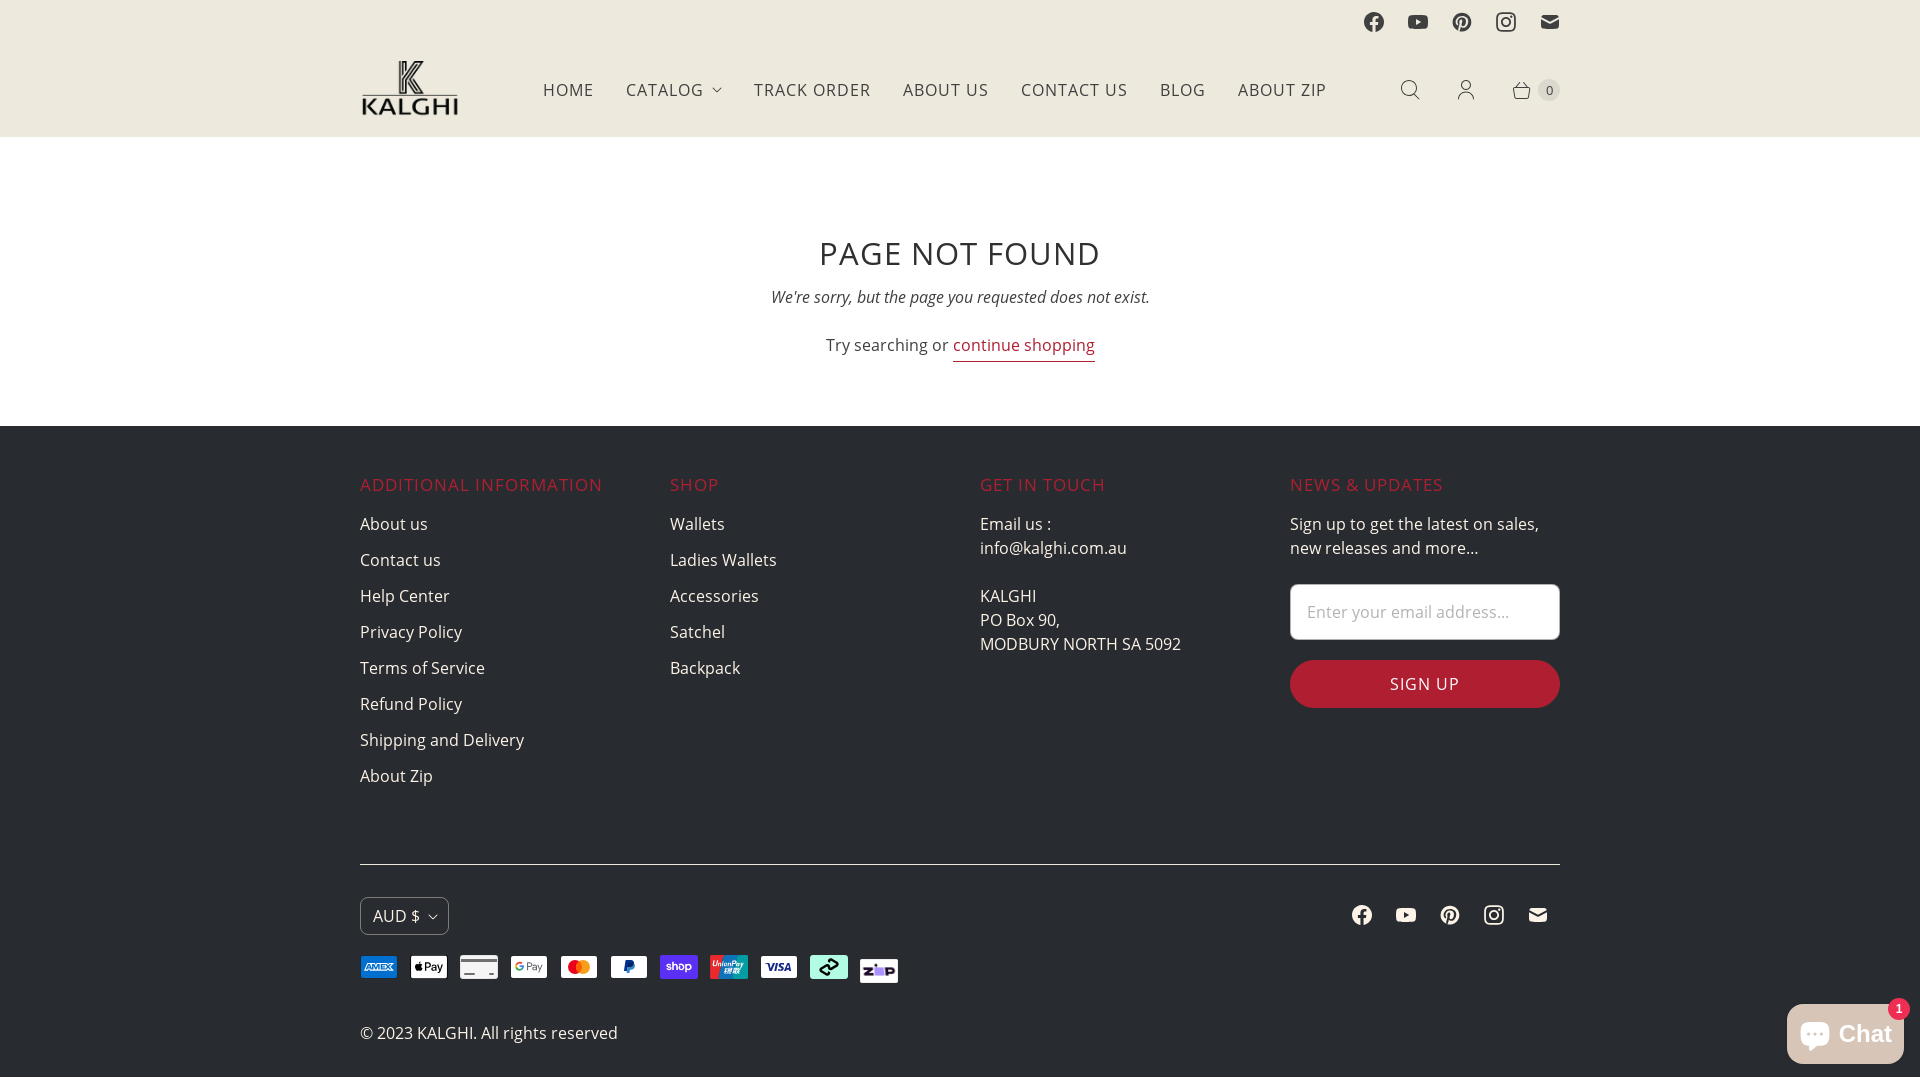  Describe the element at coordinates (722, 559) in the screenshot. I see `'Ladies Wallets'` at that location.